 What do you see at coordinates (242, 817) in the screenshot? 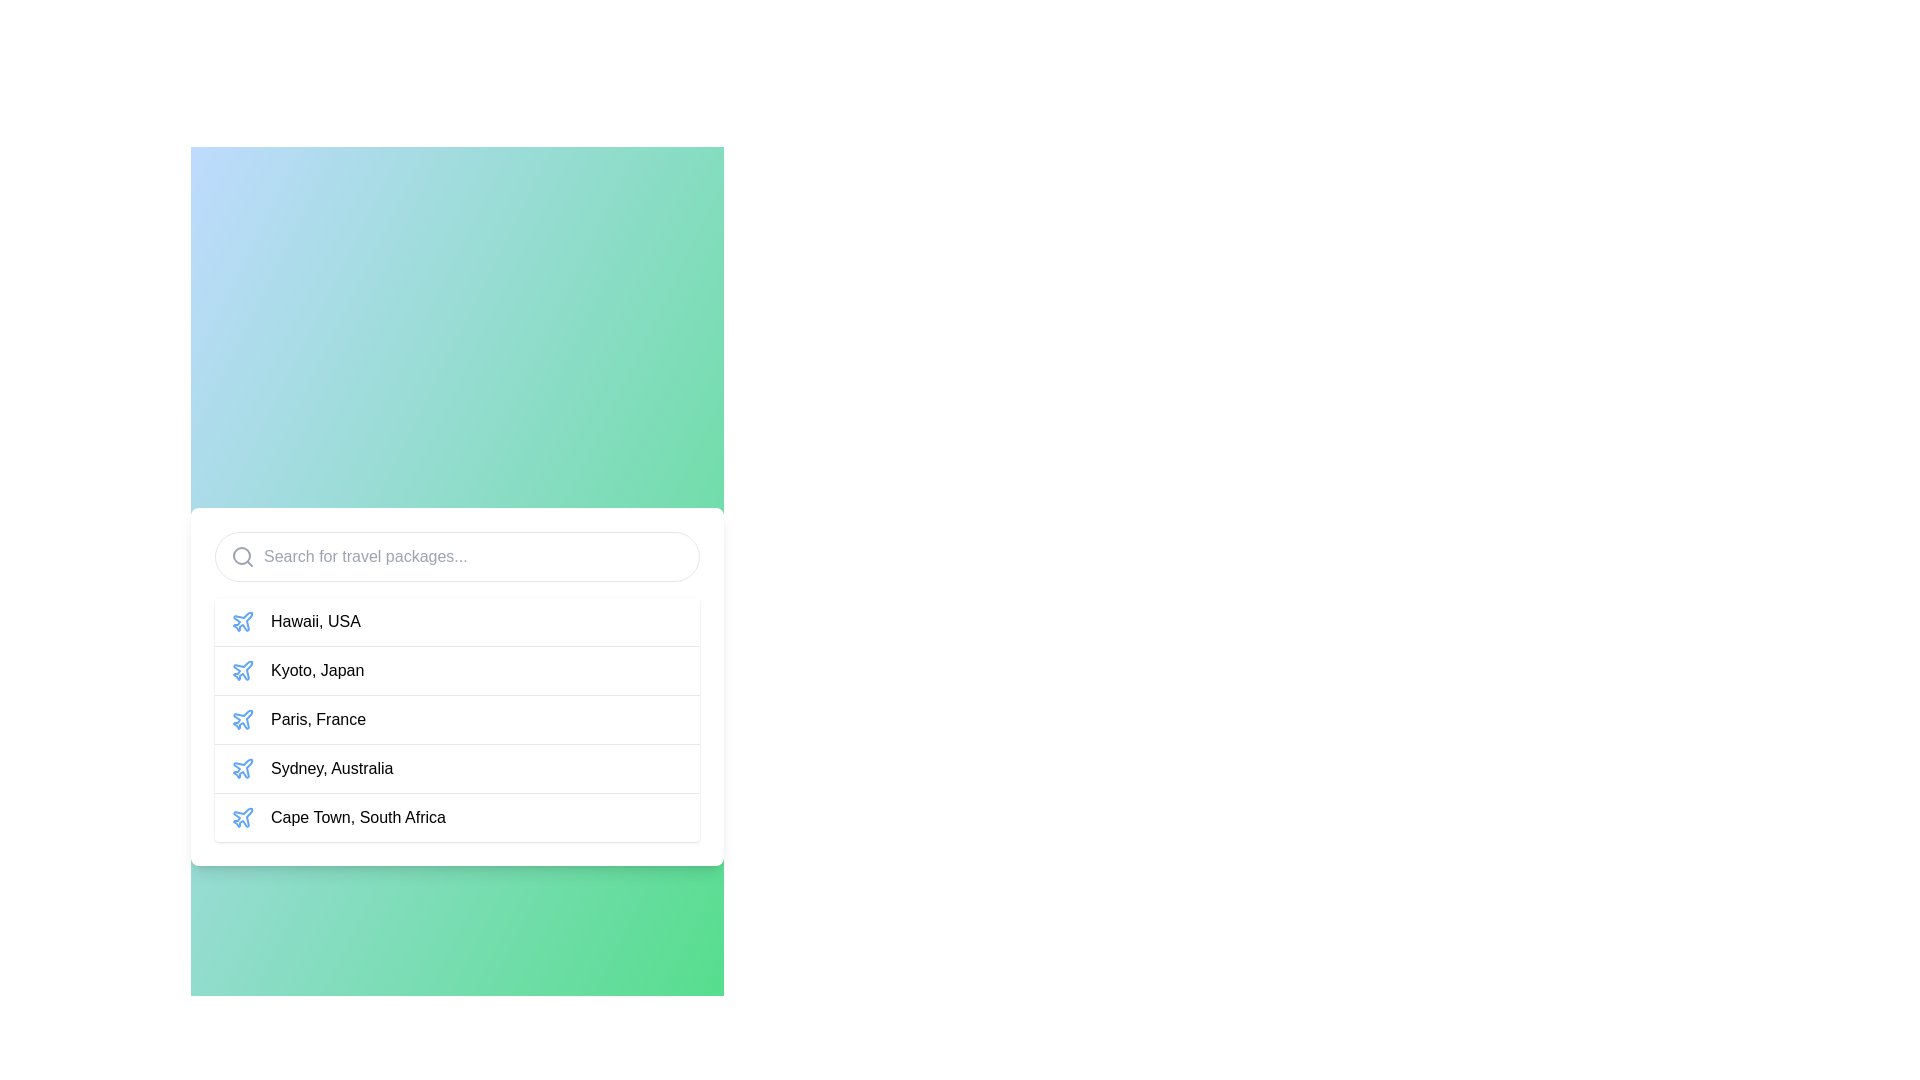
I see `the flight service icon located inside the fifth item of the list labeled 'Cape Town, South Africa', which is aligned to the left edge of the text label` at bounding box center [242, 817].